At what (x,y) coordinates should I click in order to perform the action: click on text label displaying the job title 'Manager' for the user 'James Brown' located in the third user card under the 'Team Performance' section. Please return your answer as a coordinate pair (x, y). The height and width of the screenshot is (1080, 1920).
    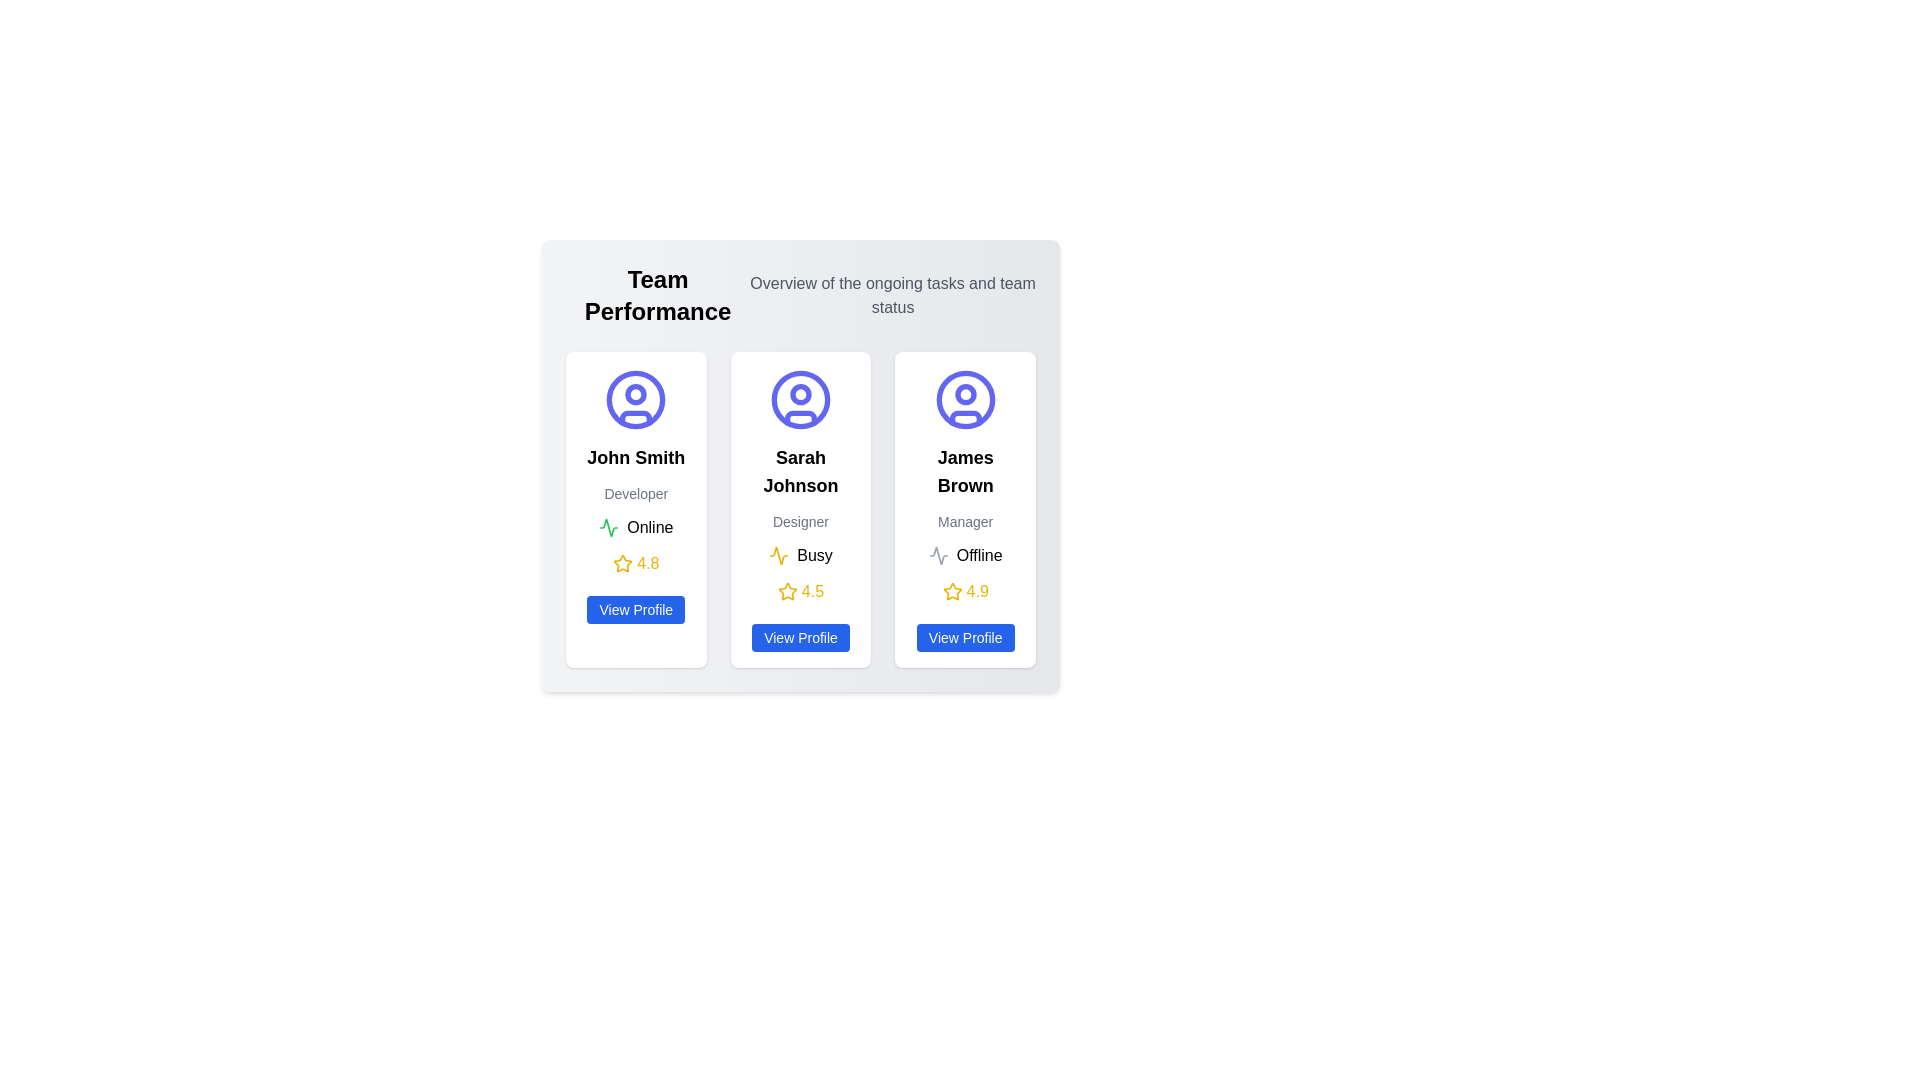
    Looking at the image, I should click on (965, 520).